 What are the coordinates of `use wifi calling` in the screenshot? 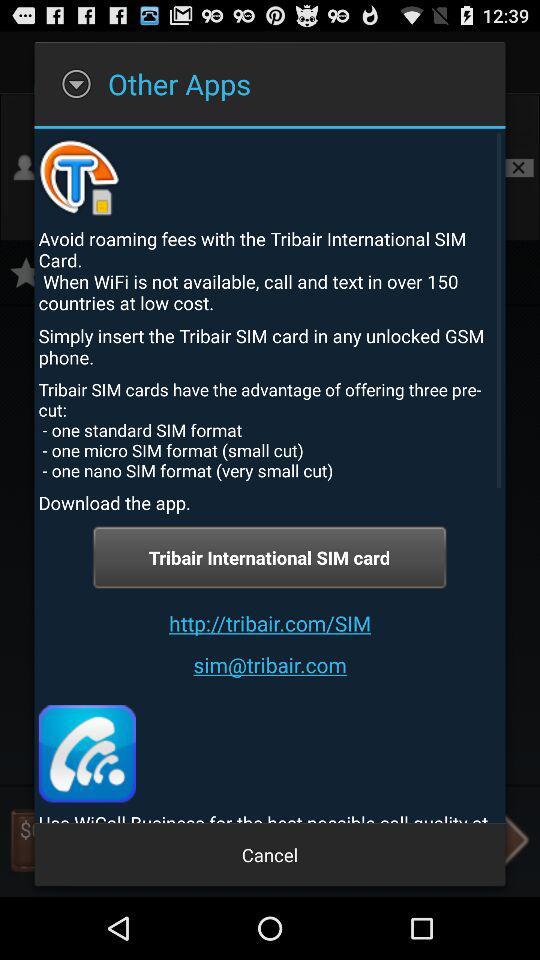 It's located at (86, 752).